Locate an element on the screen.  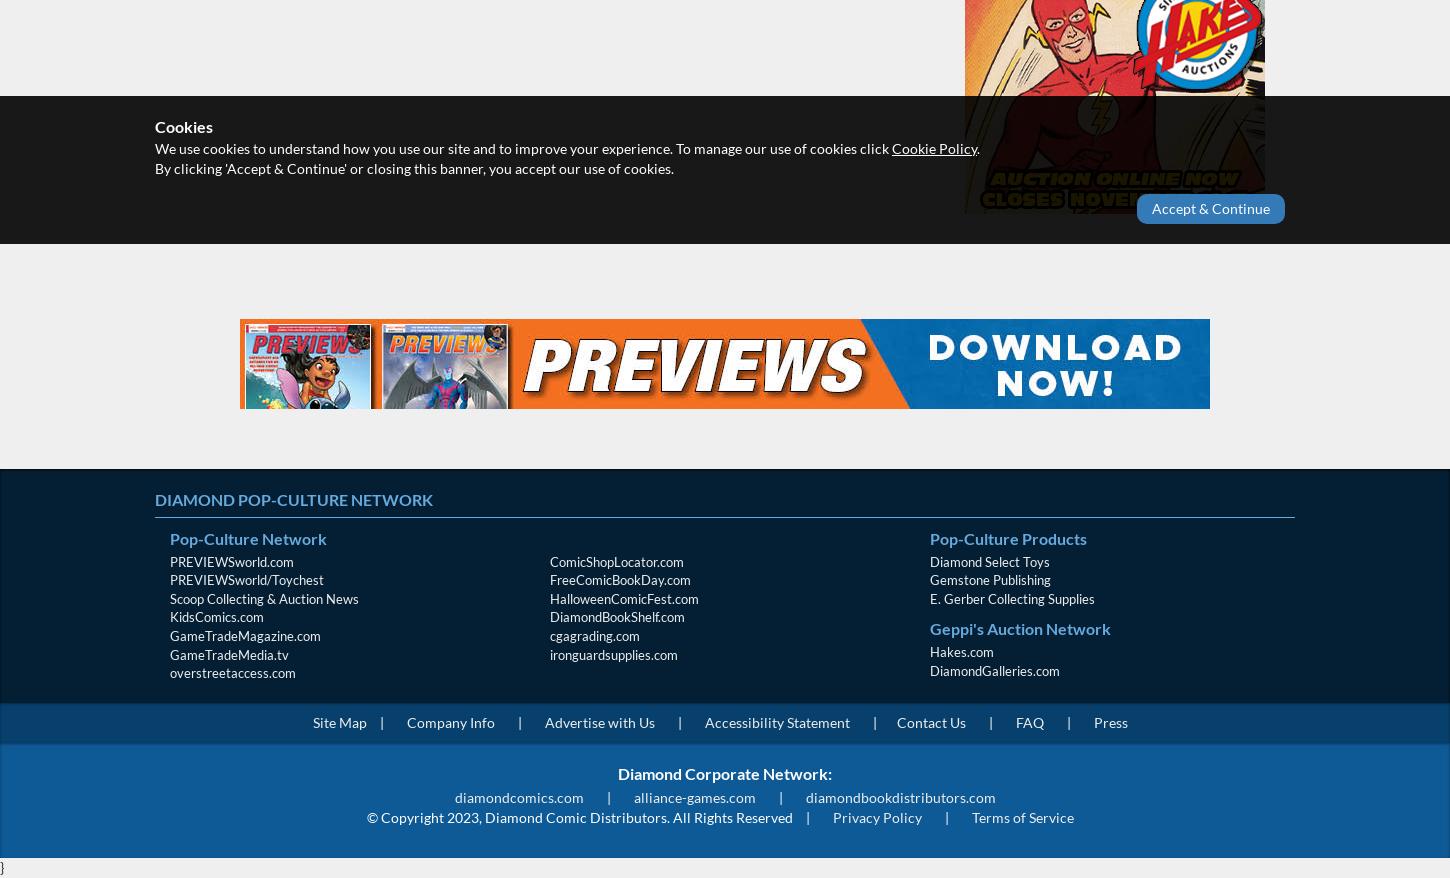
'Company Info' is located at coordinates (448, 720).